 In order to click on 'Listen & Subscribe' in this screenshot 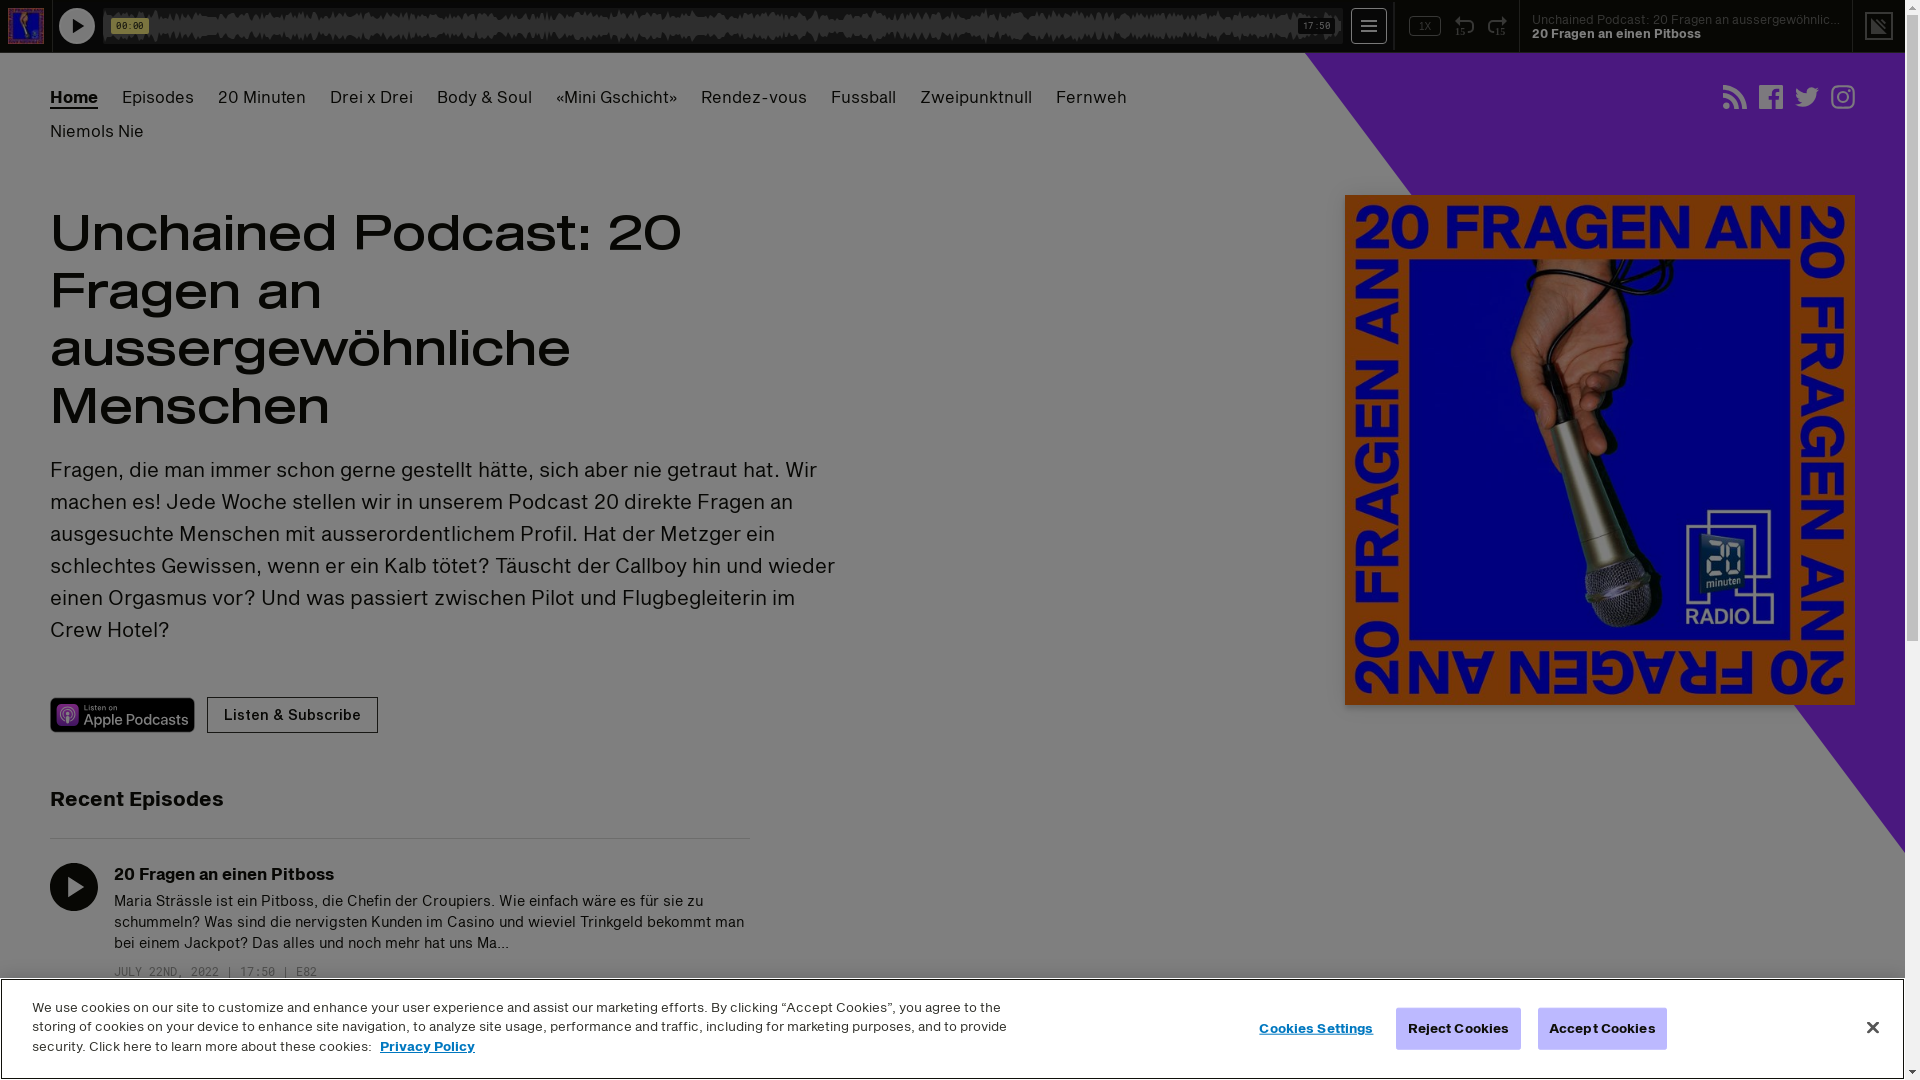, I will do `click(206, 713)`.